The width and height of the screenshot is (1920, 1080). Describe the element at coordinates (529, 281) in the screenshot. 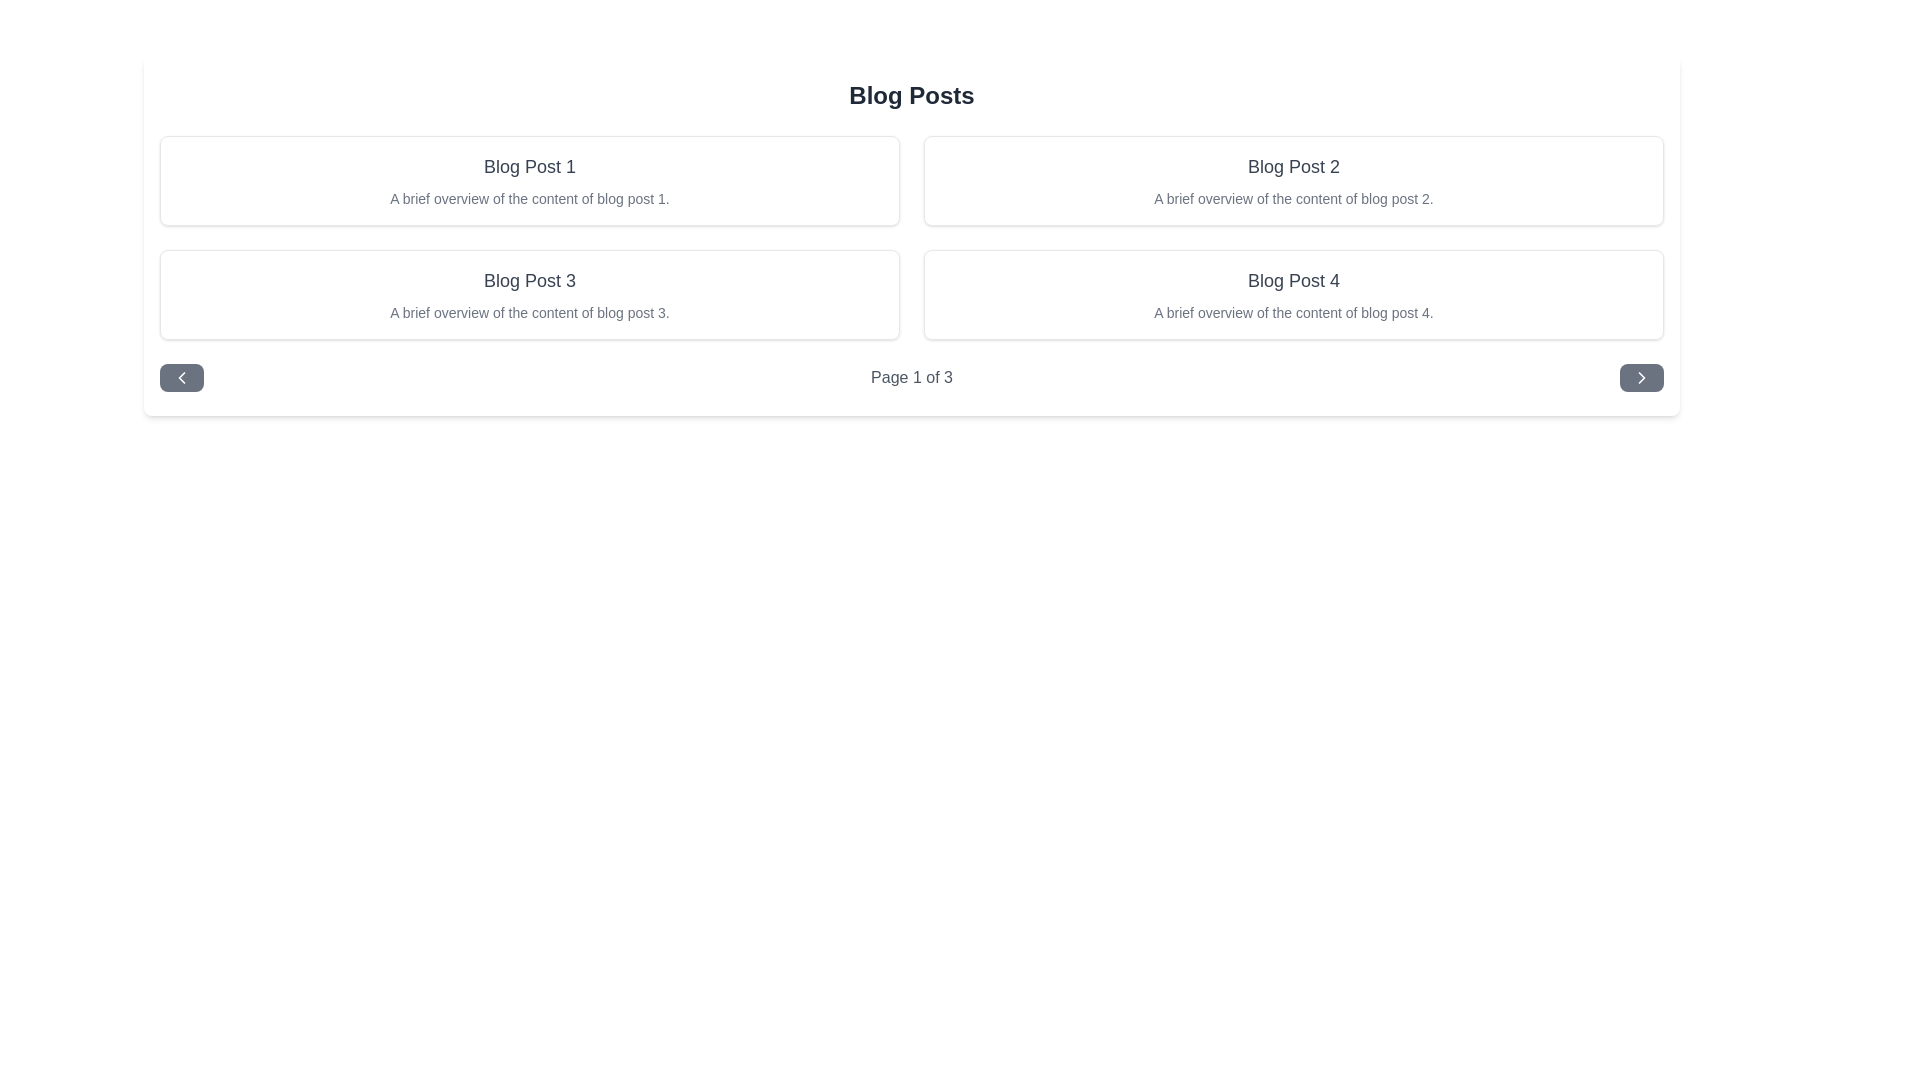

I see `on the bold title text of the blog post located inside the rounded rectangle card in the lower-left quadrant of the grid layout` at that location.